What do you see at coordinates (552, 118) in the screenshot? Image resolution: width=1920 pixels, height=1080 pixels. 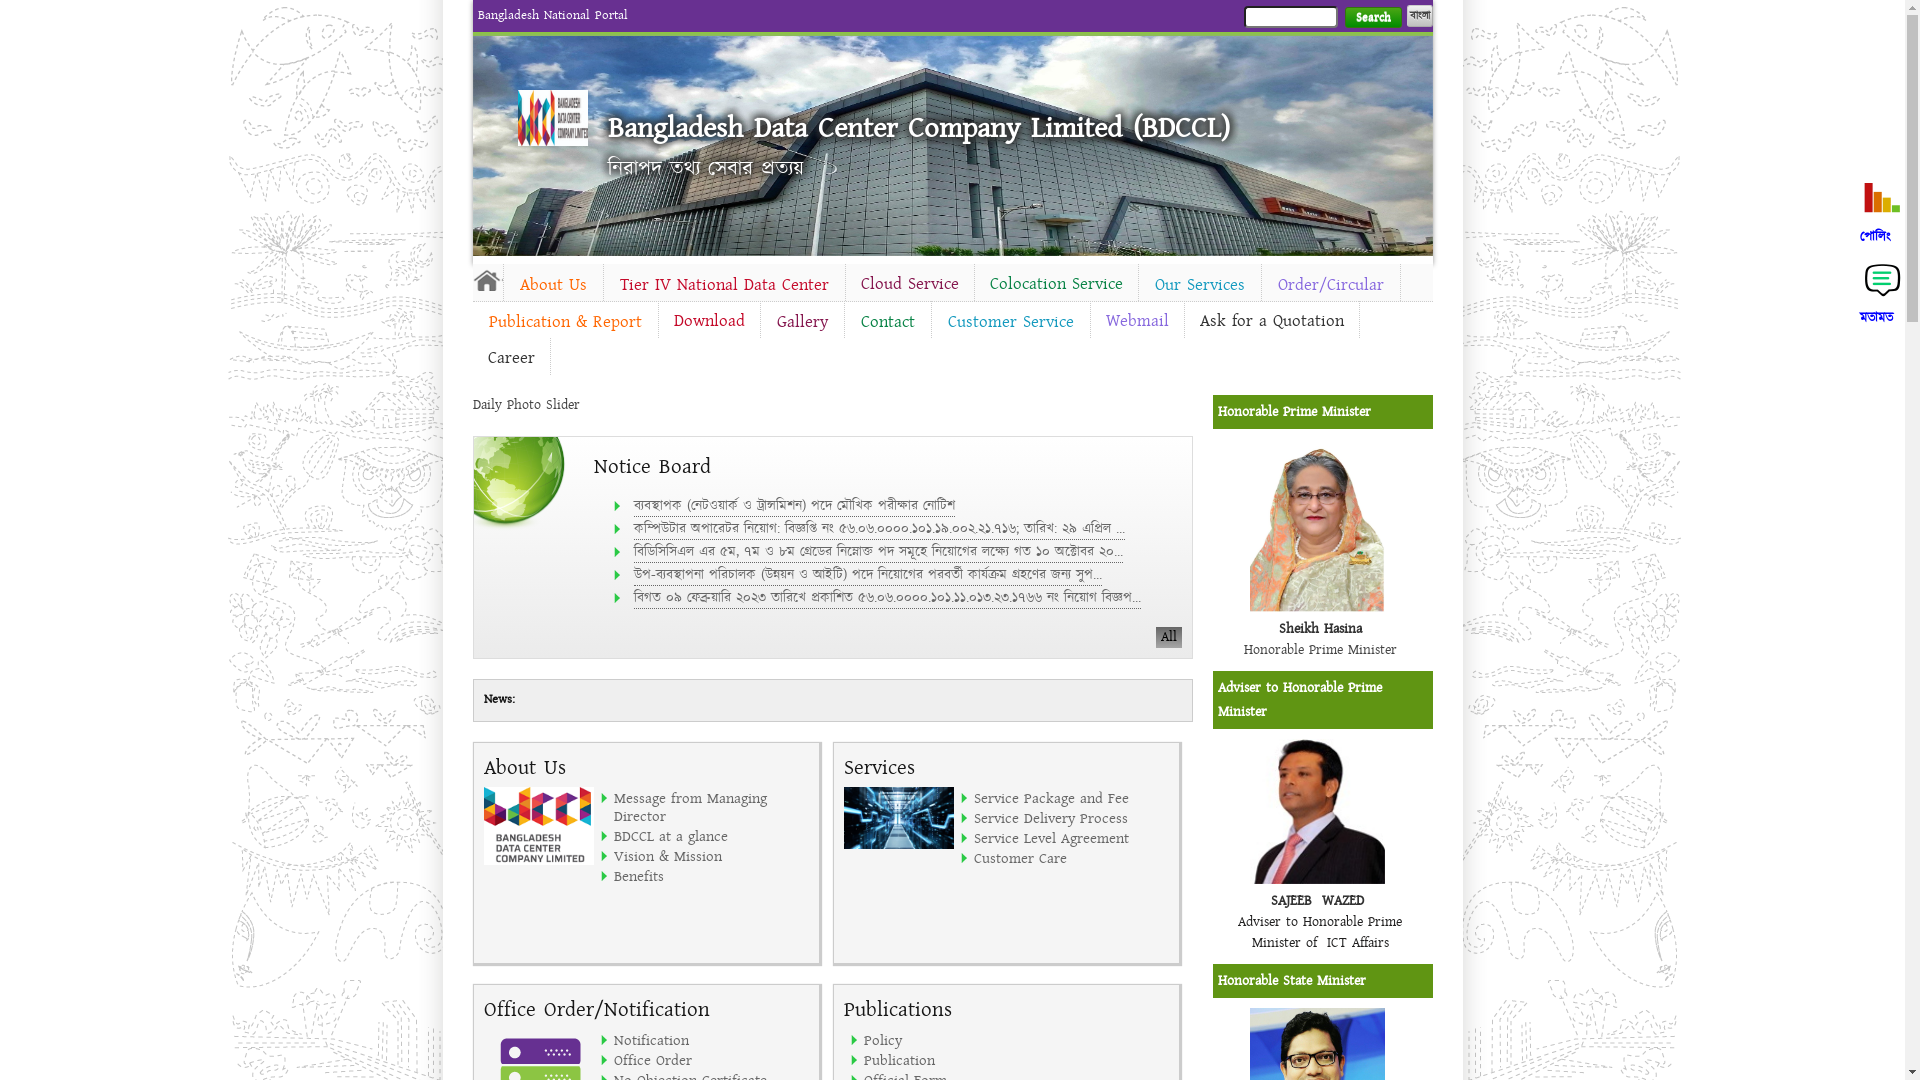 I see `'Home'` at bounding box center [552, 118].